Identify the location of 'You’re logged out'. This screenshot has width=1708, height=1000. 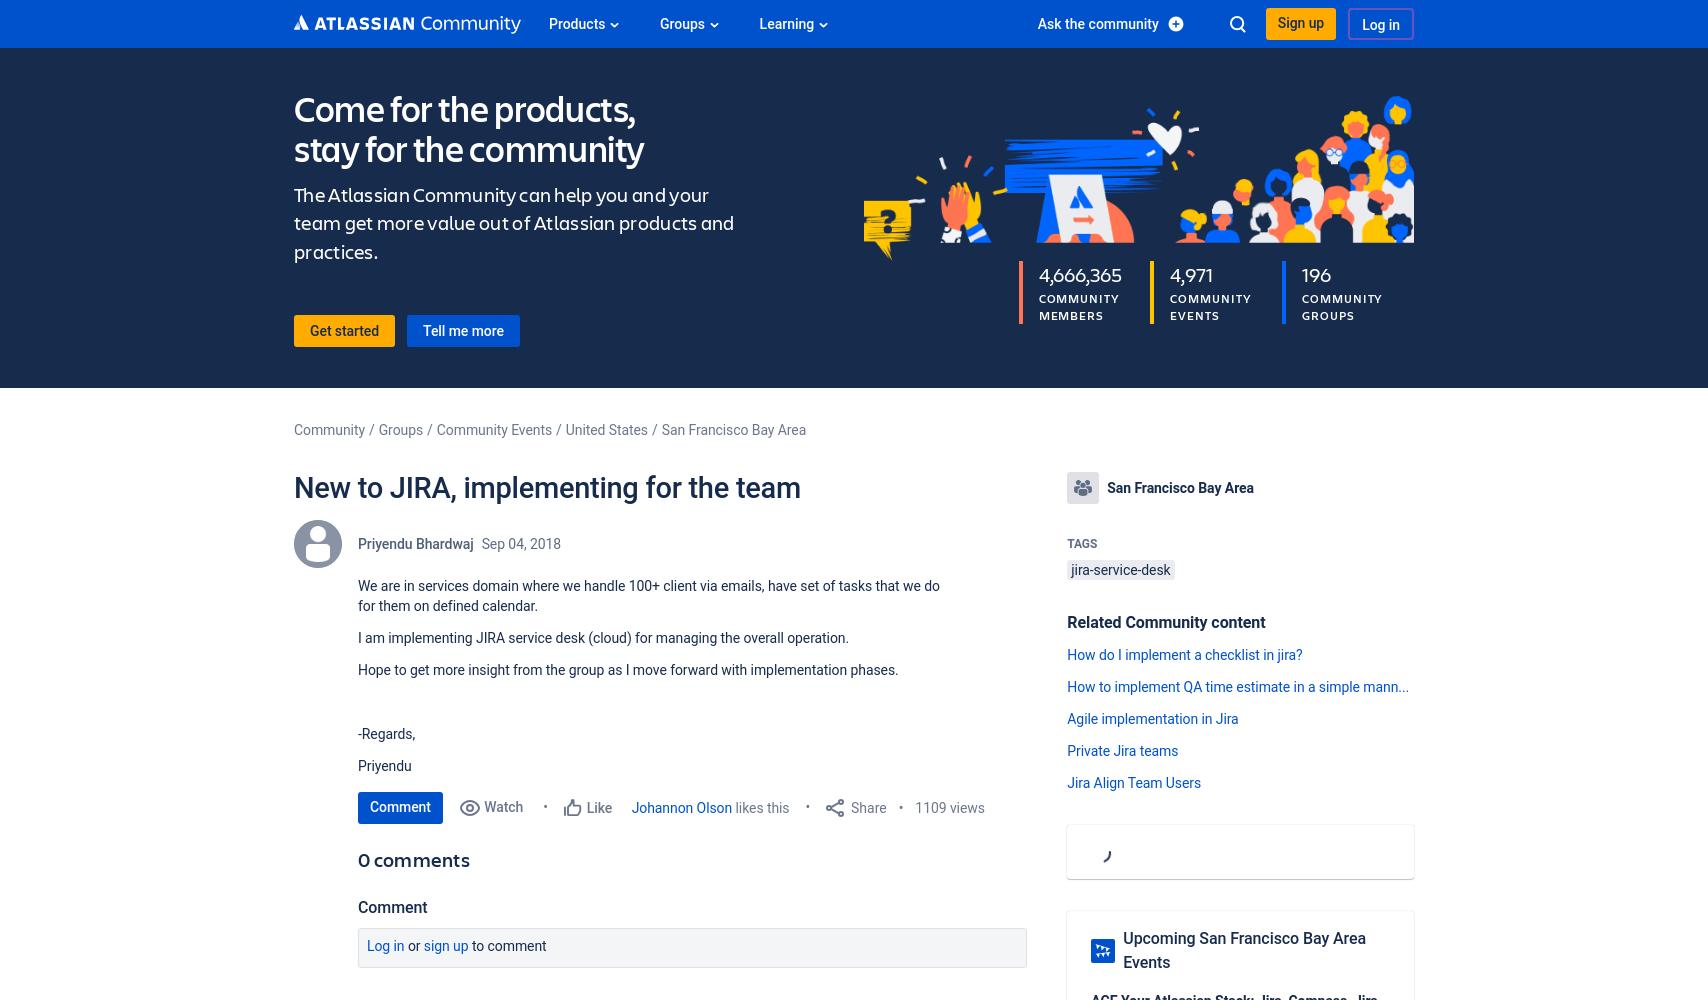
(1229, 72).